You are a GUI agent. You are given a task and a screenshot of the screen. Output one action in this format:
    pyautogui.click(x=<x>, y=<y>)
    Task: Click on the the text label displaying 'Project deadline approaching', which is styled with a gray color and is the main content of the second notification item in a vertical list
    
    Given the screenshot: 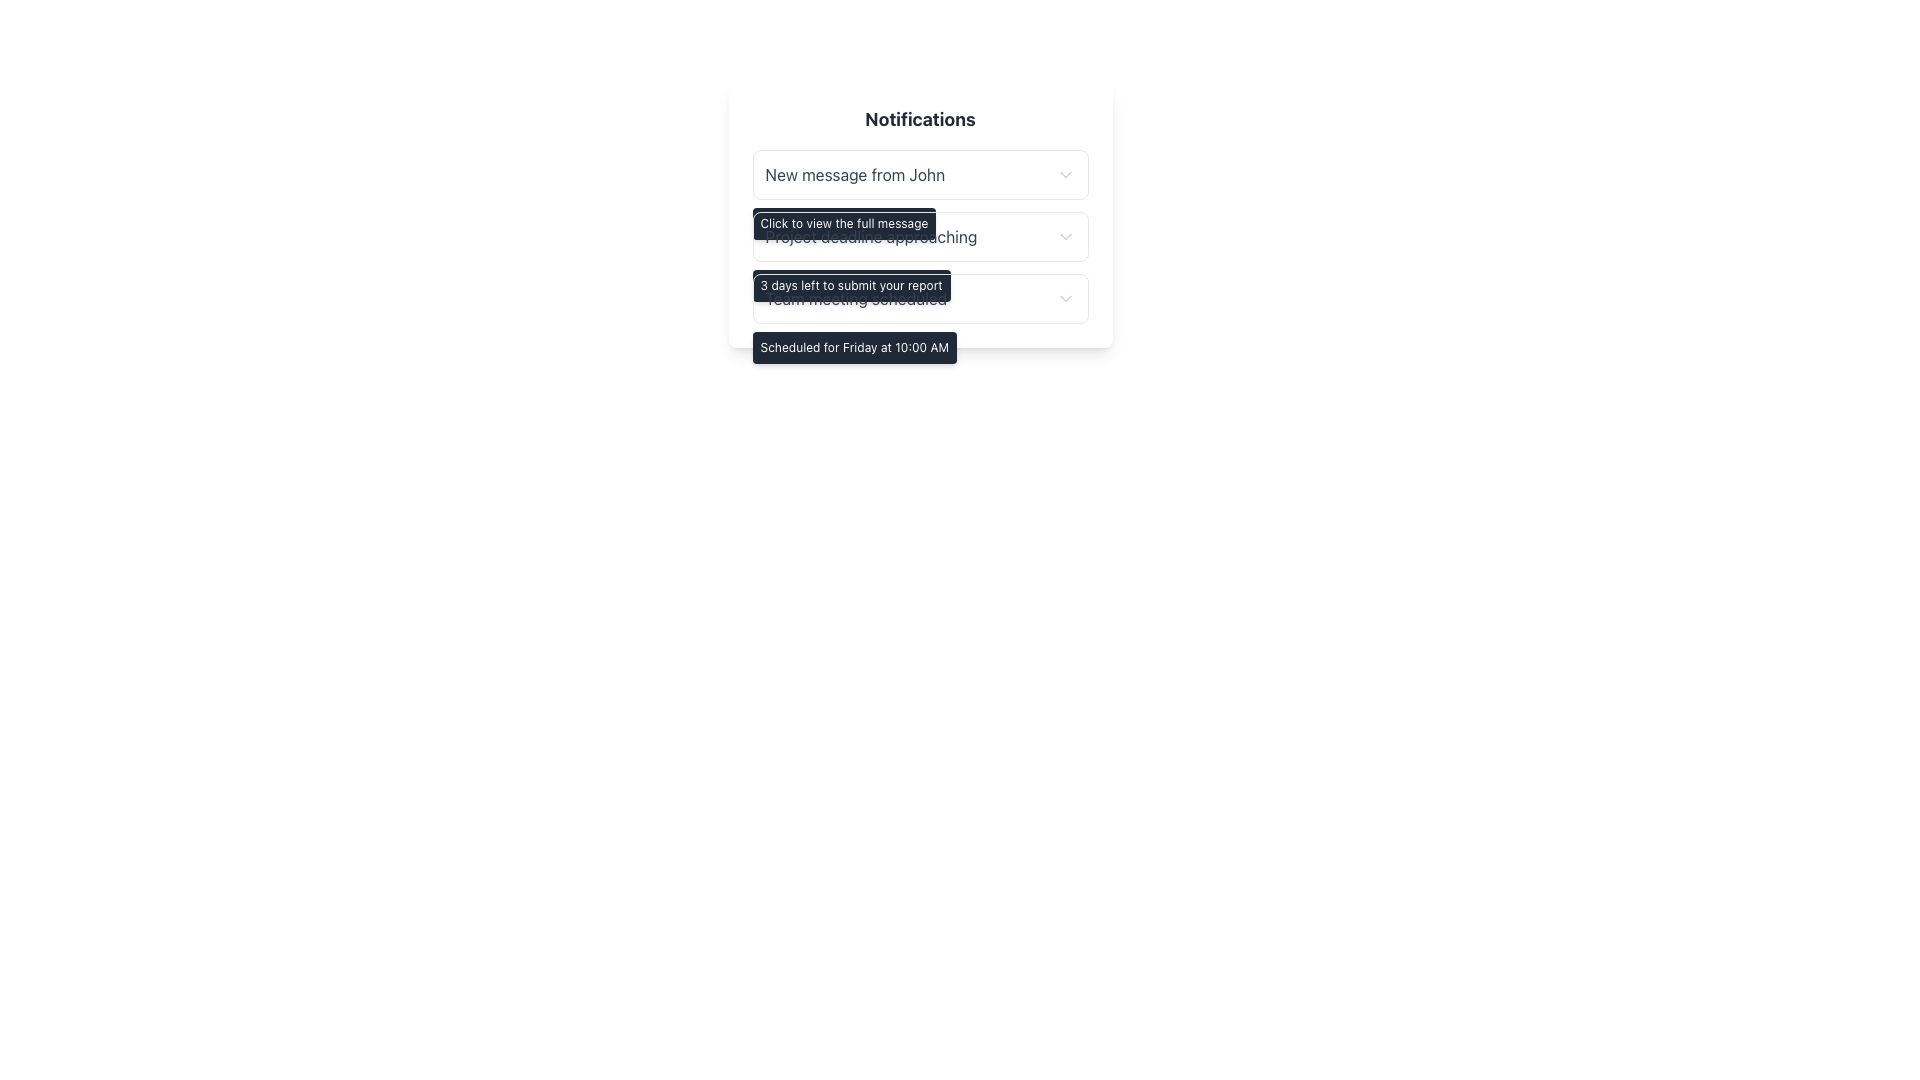 What is the action you would take?
    pyautogui.click(x=871, y=235)
    